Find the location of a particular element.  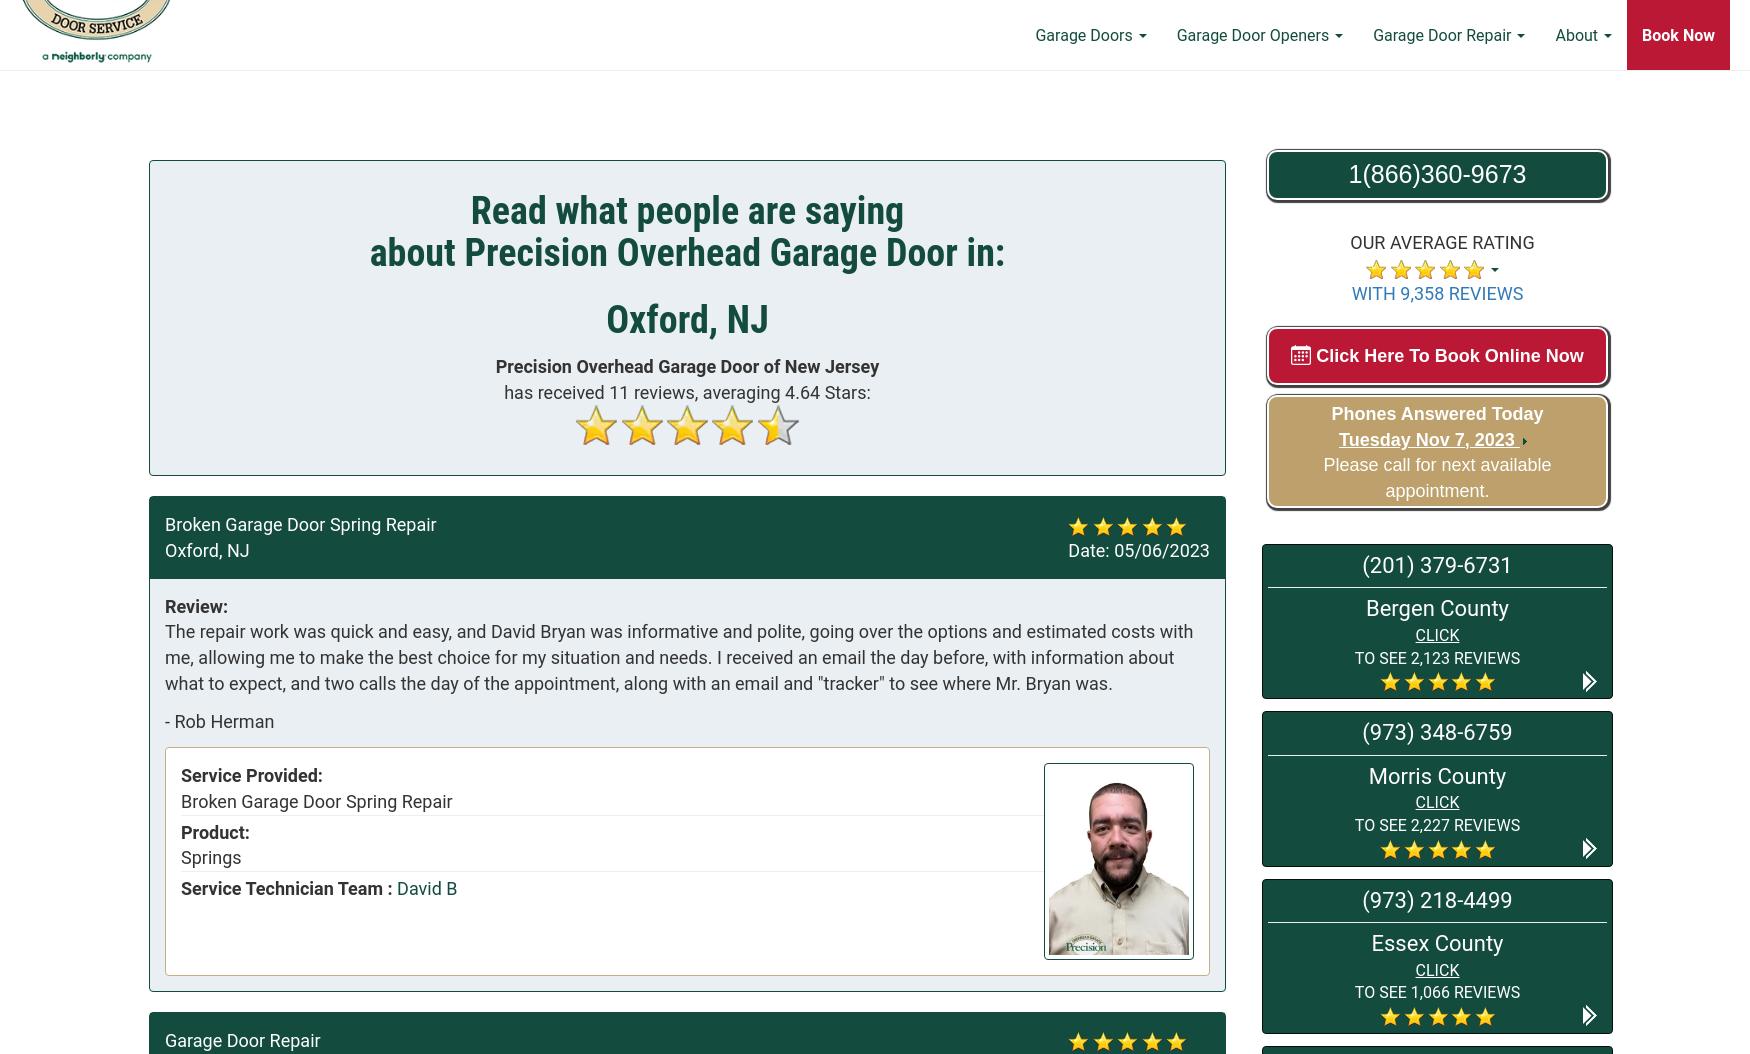

'about Precision Overhead Garage Door in:' is located at coordinates (686, 252).